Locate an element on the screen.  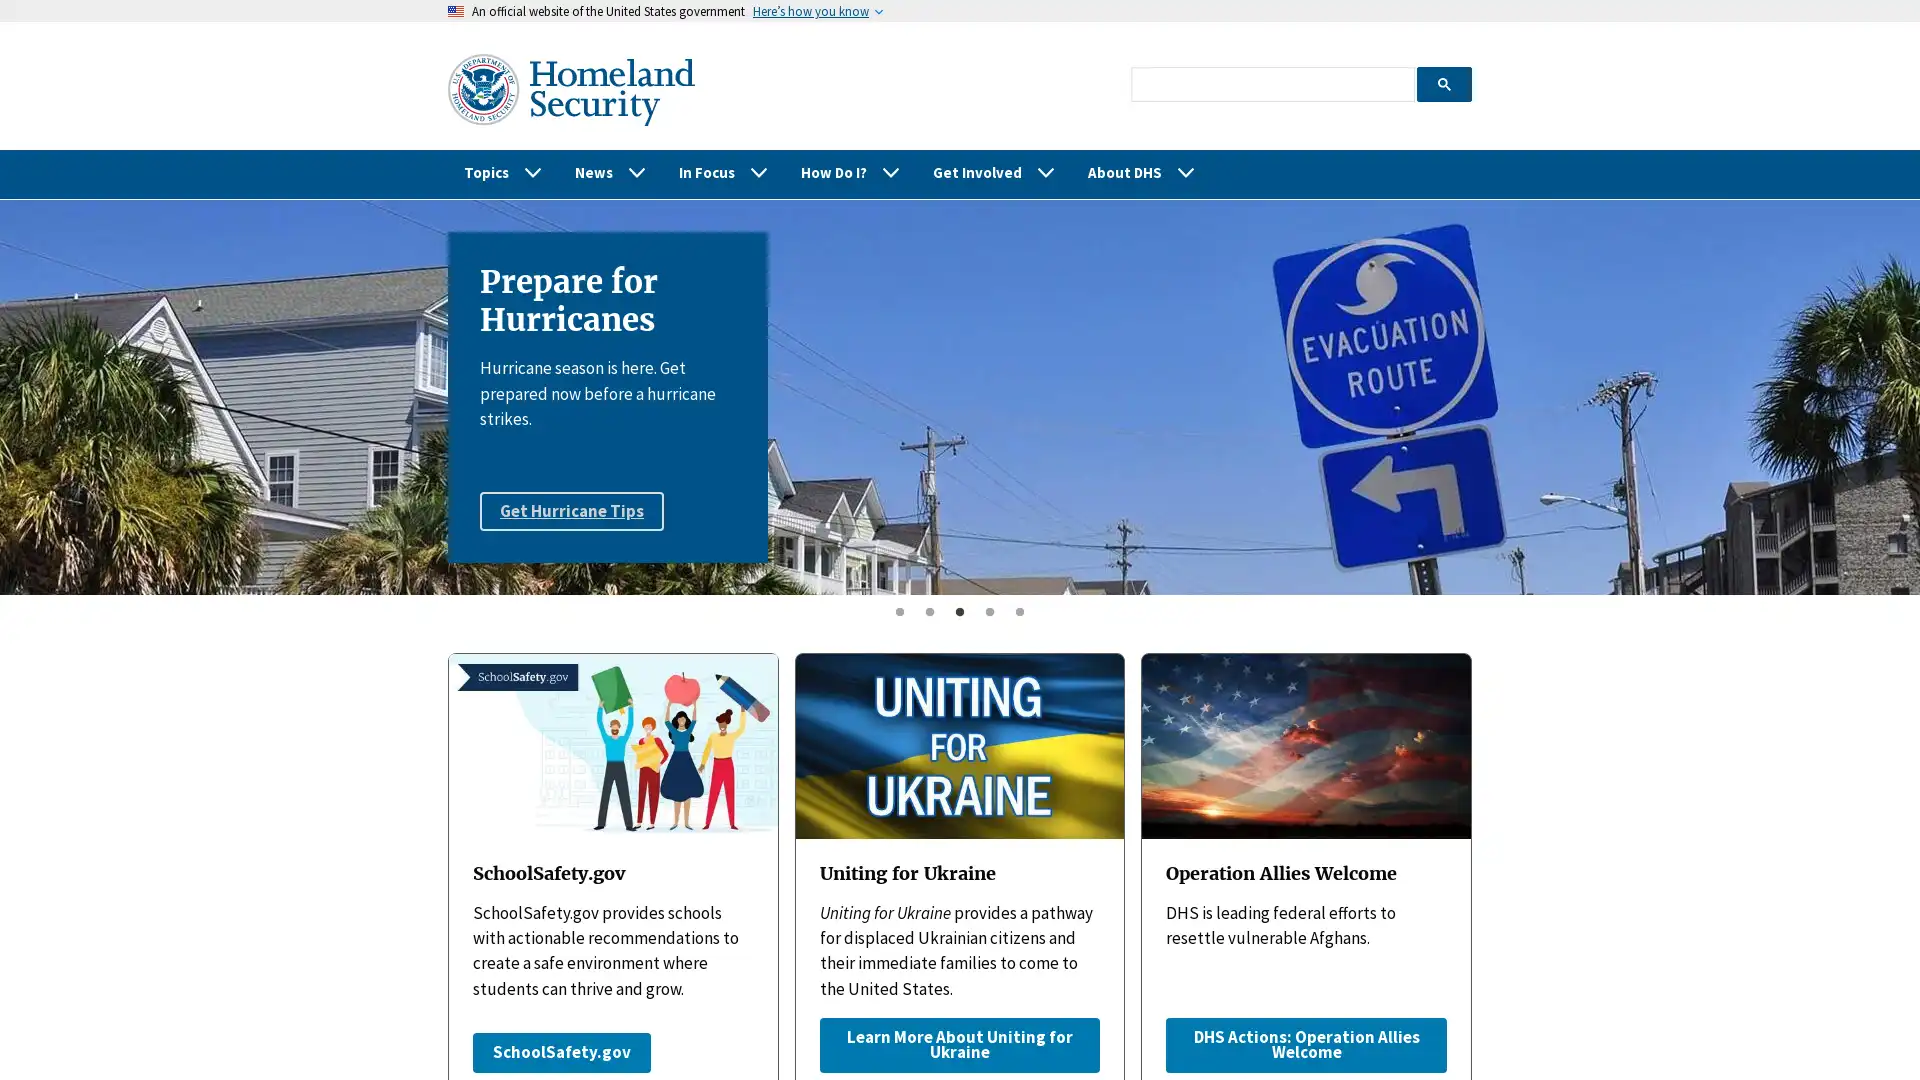
Topics is located at coordinates (503, 171).